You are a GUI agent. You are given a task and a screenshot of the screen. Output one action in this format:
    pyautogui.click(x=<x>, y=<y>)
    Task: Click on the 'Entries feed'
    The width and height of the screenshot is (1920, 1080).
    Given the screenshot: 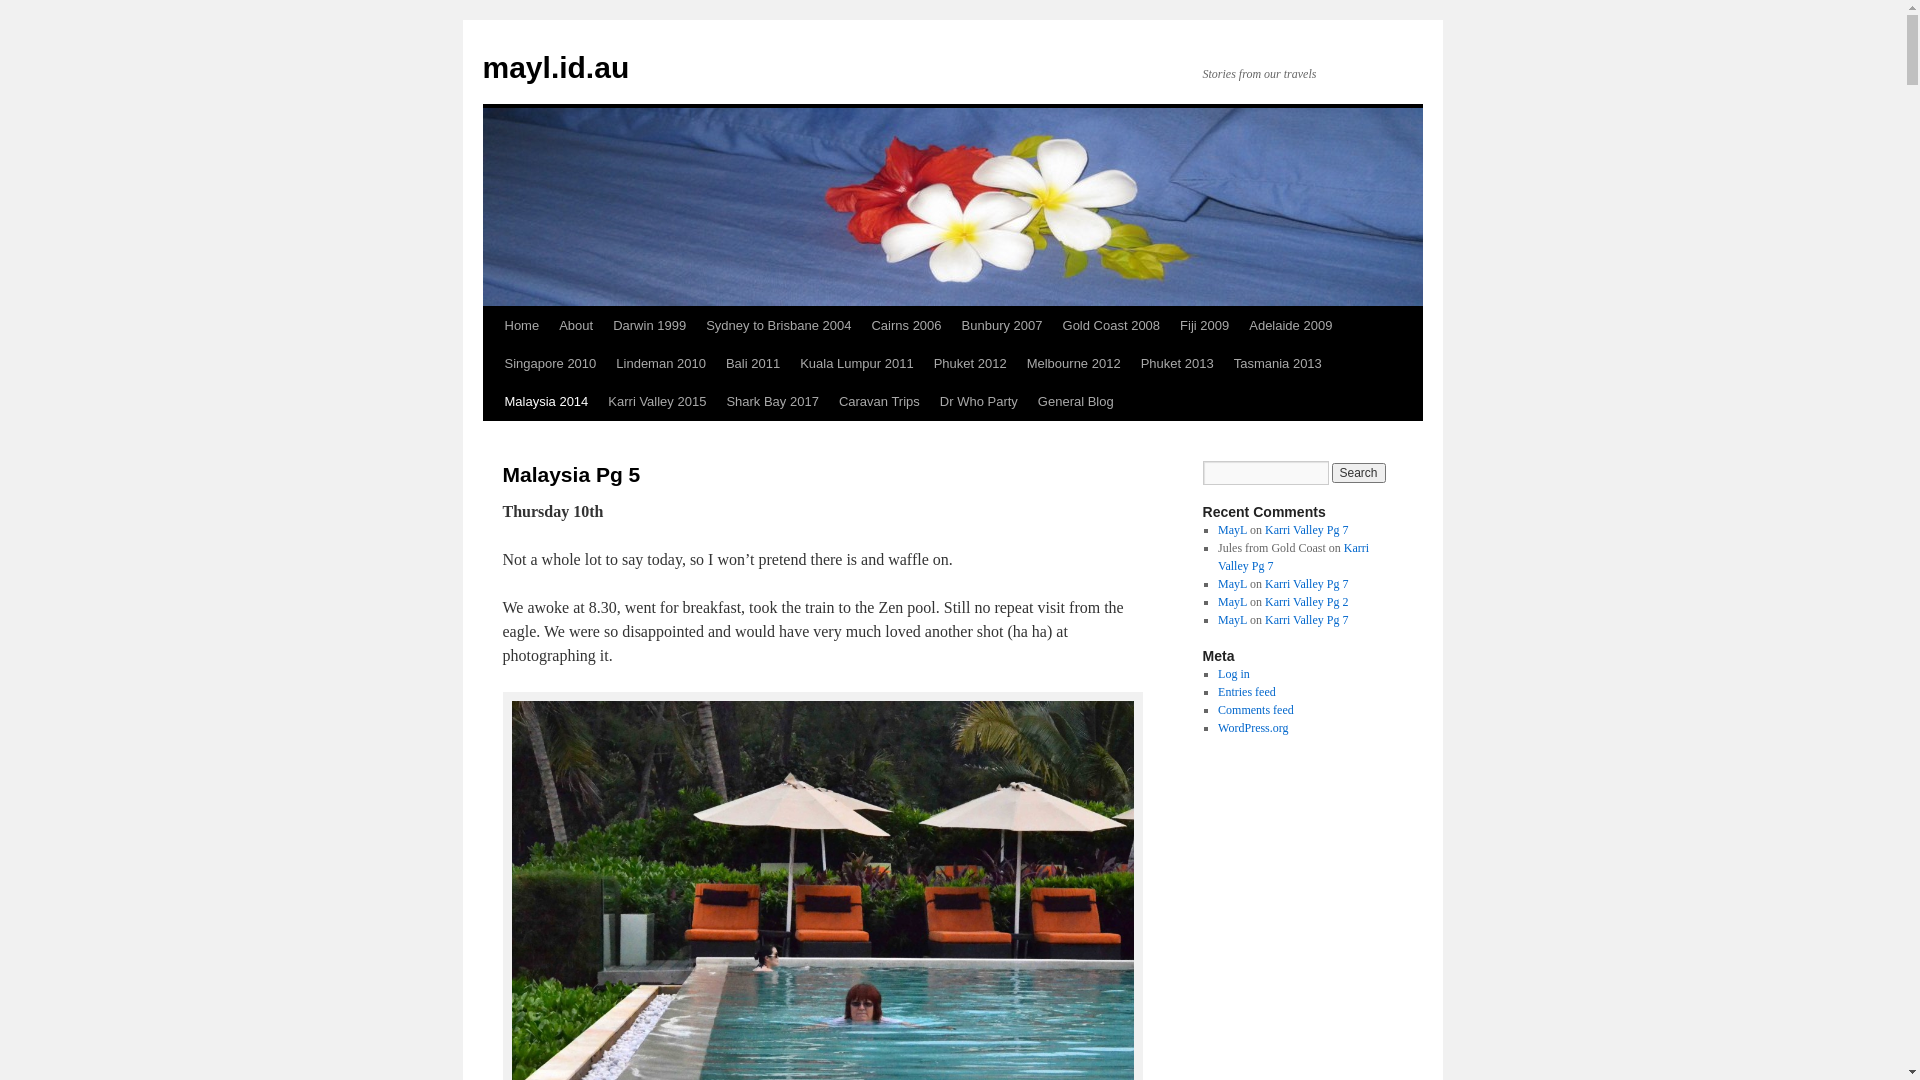 What is the action you would take?
    pyautogui.click(x=1246, y=690)
    